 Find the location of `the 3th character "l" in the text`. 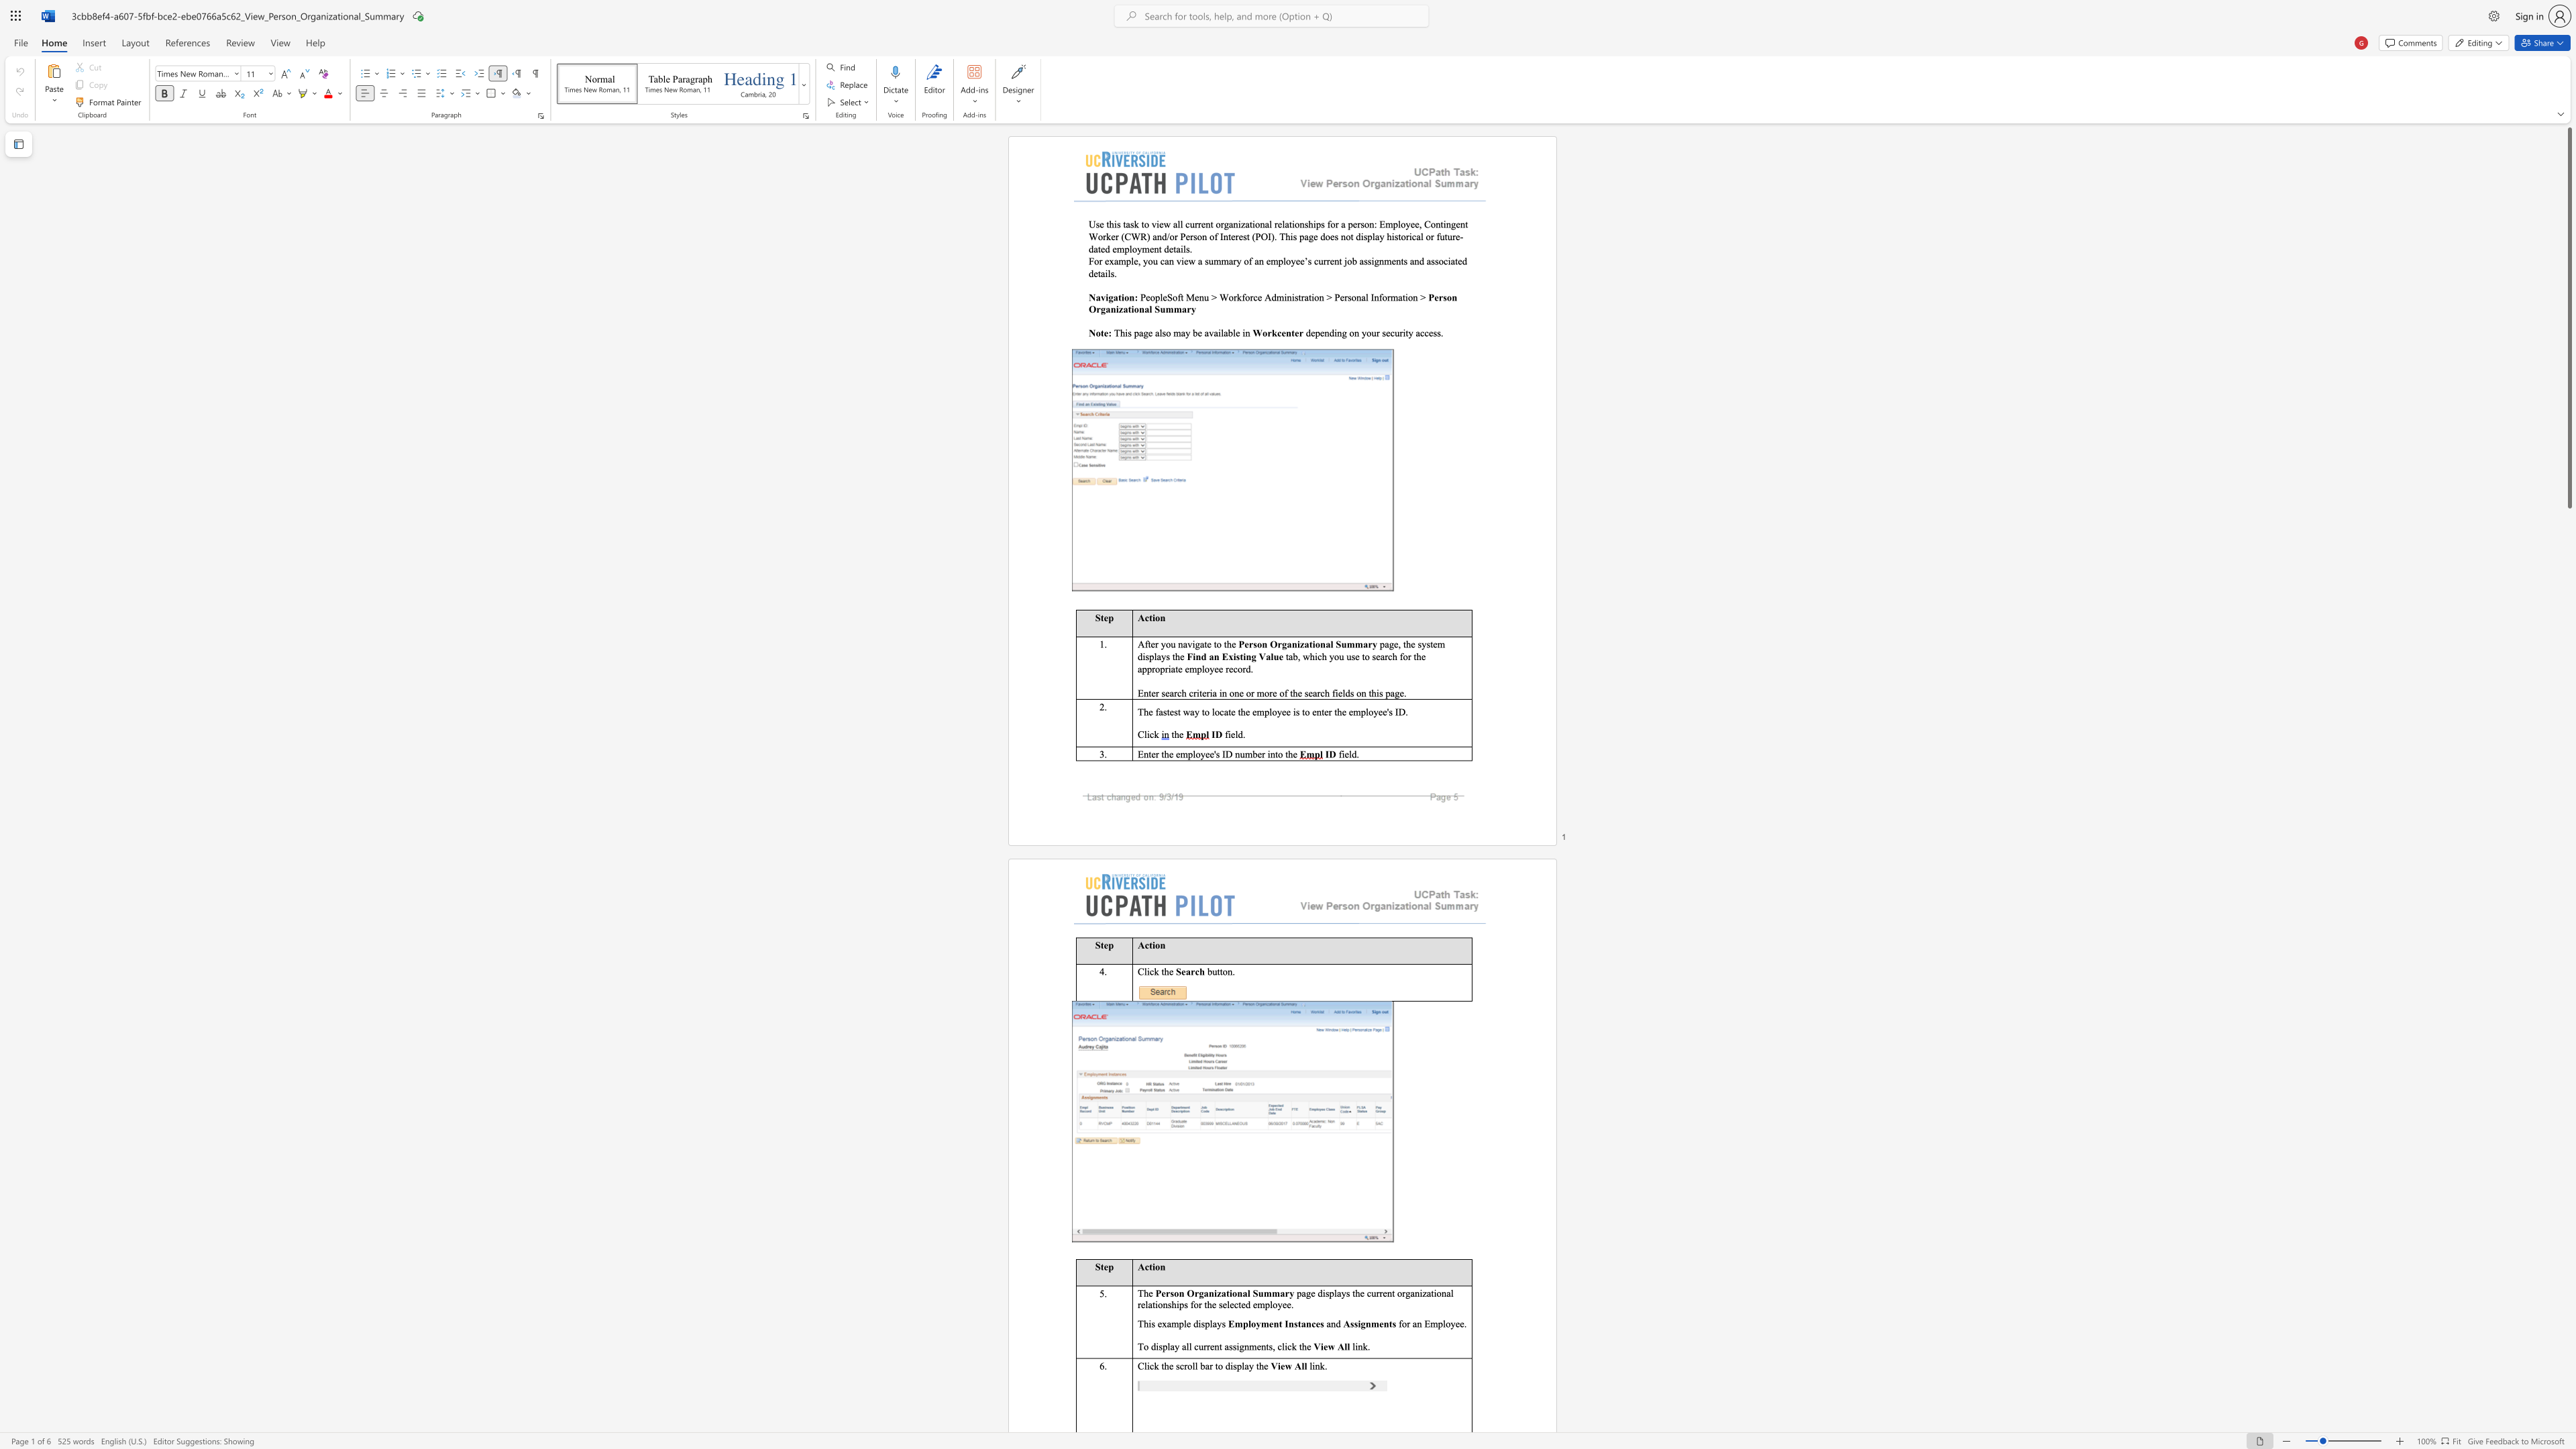

the 3th character "l" in the text is located at coordinates (1234, 332).